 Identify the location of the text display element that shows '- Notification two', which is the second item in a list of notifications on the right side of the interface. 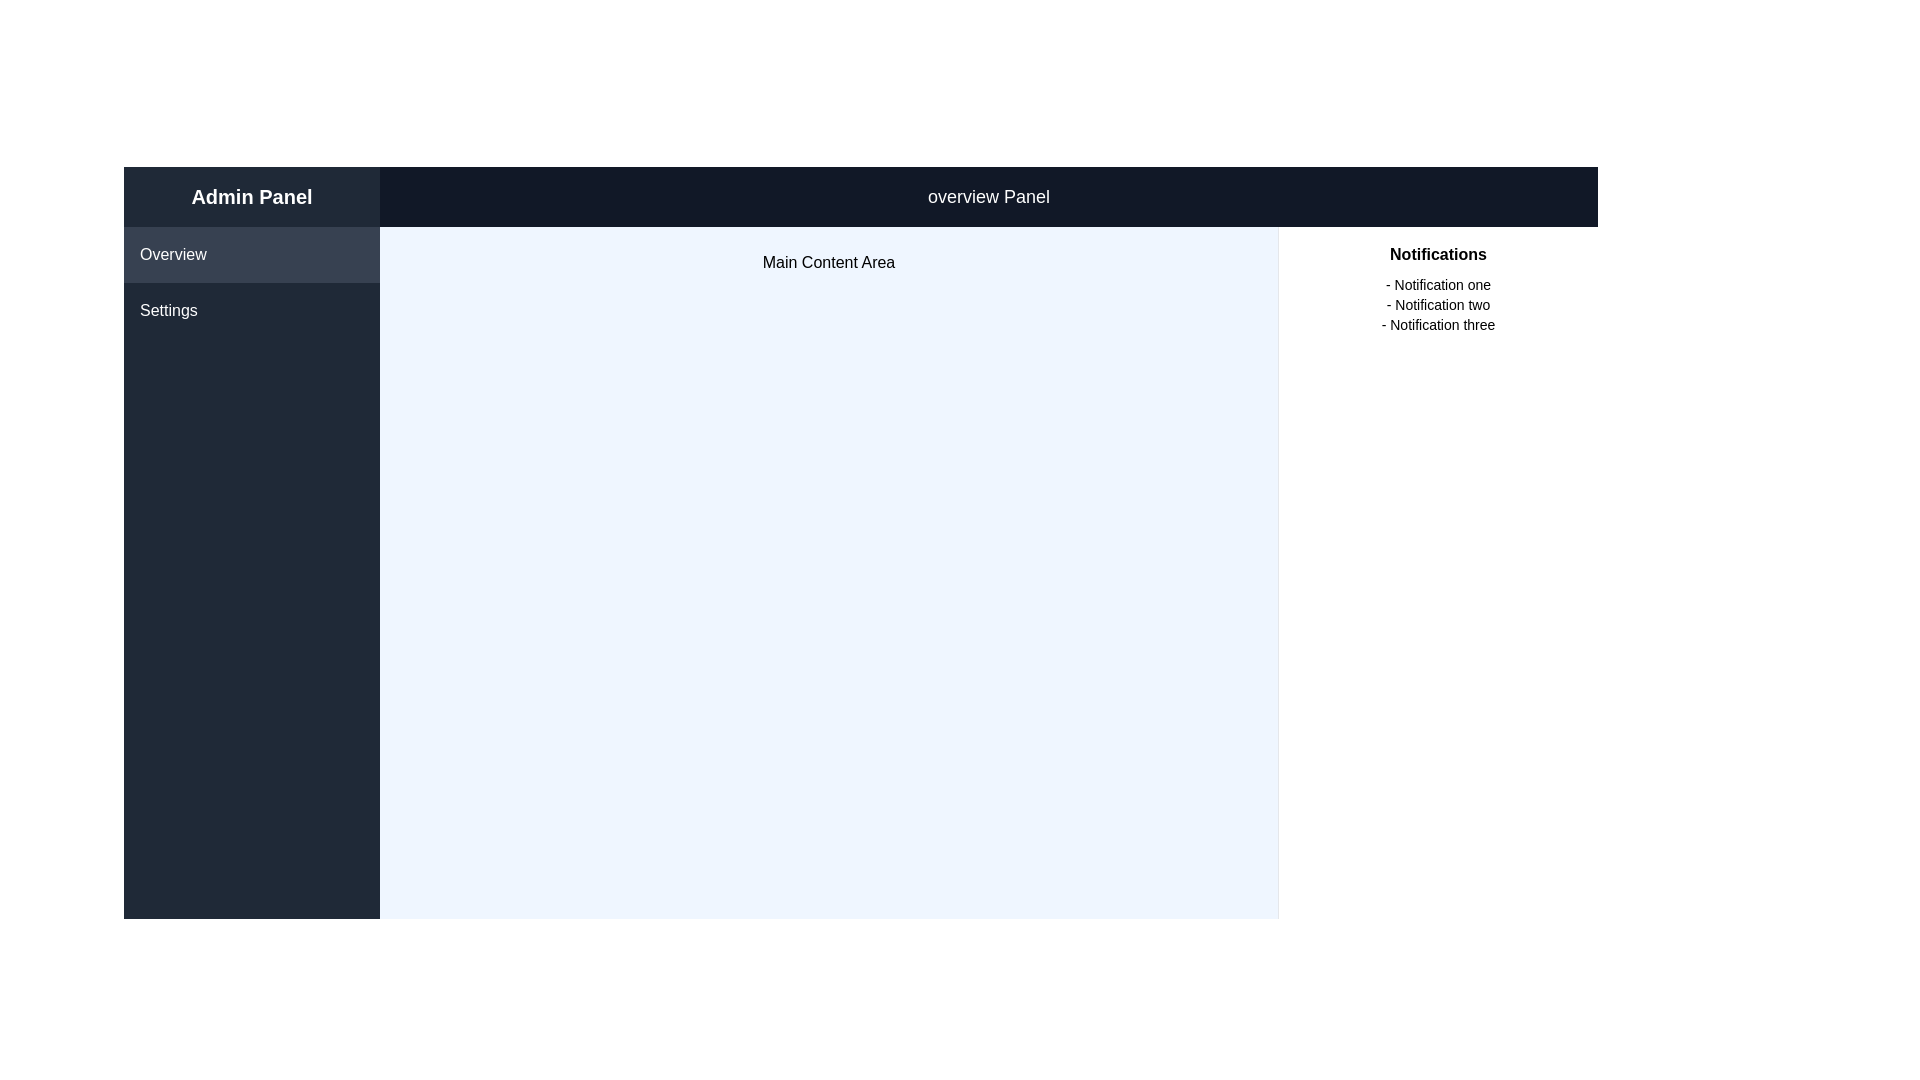
(1437, 304).